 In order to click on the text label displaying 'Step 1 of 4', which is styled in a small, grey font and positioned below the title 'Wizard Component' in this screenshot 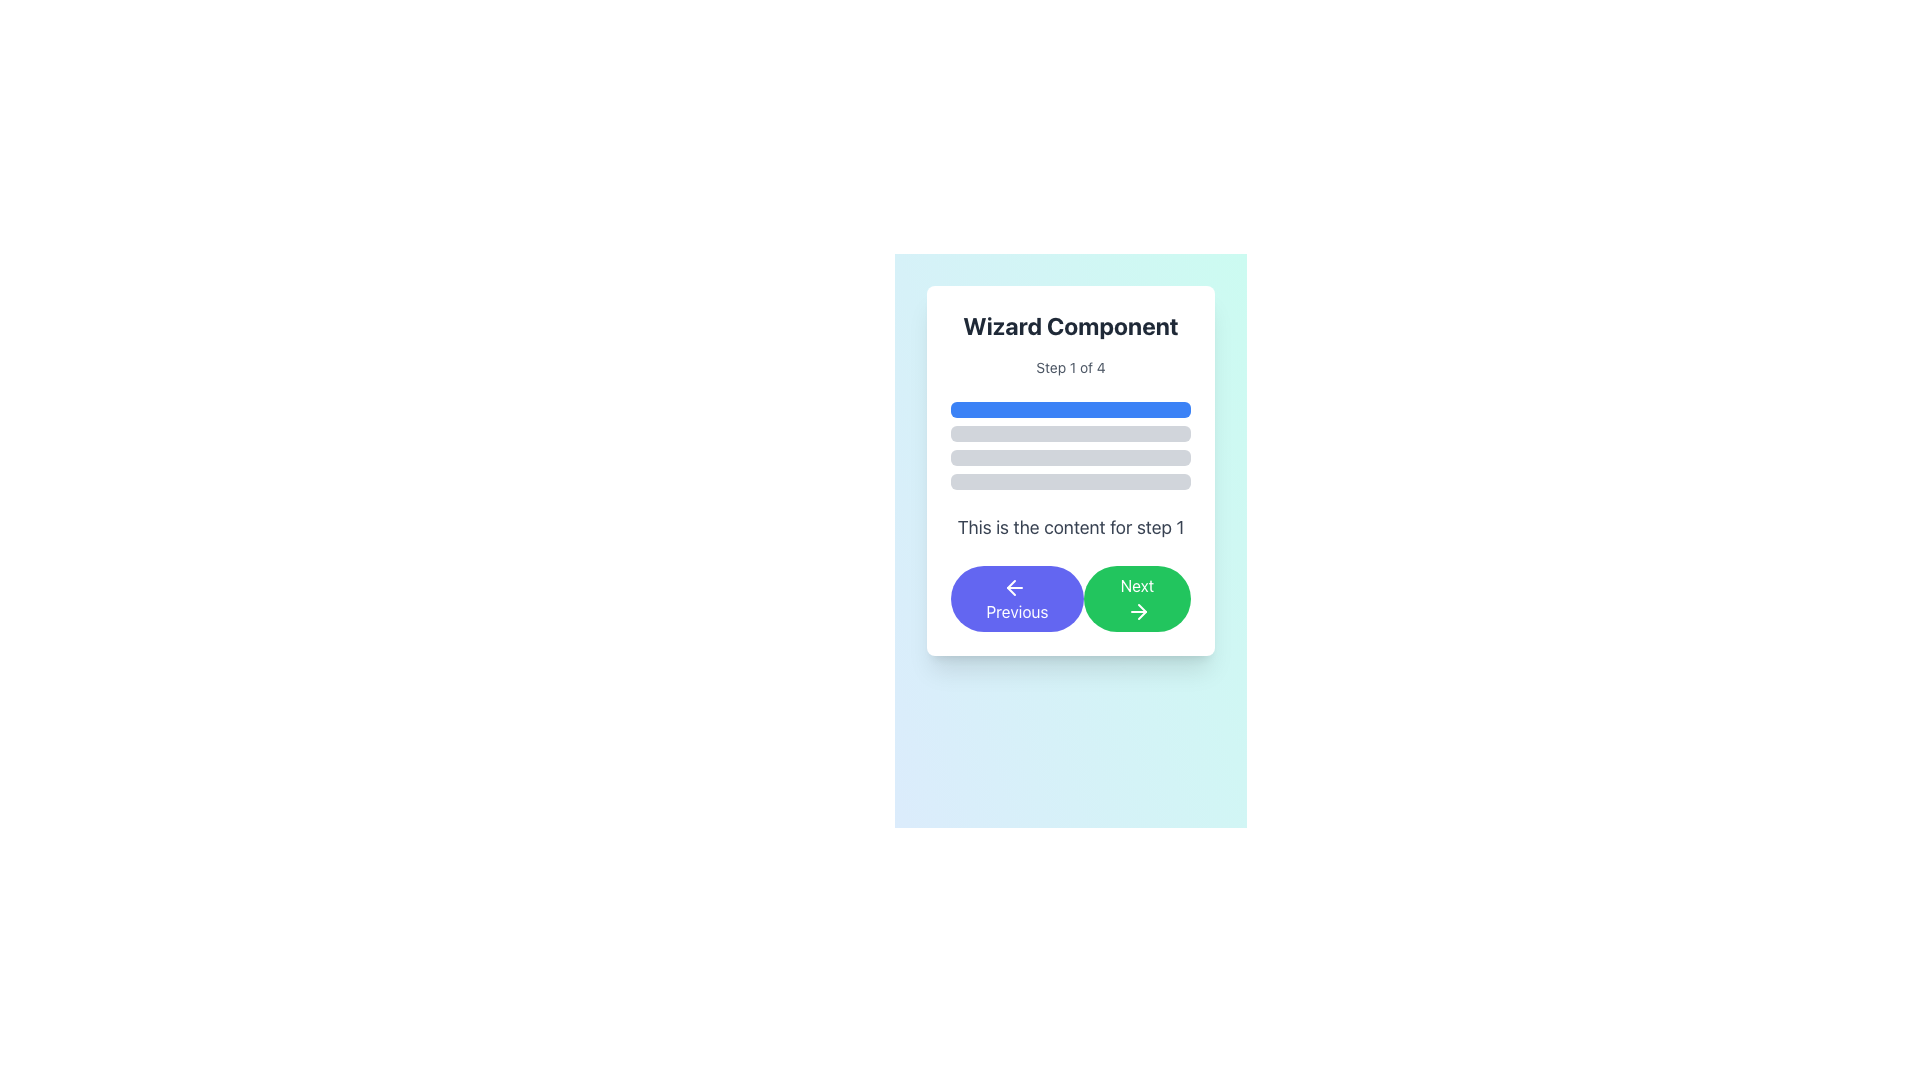, I will do `click(1069, 367)`.